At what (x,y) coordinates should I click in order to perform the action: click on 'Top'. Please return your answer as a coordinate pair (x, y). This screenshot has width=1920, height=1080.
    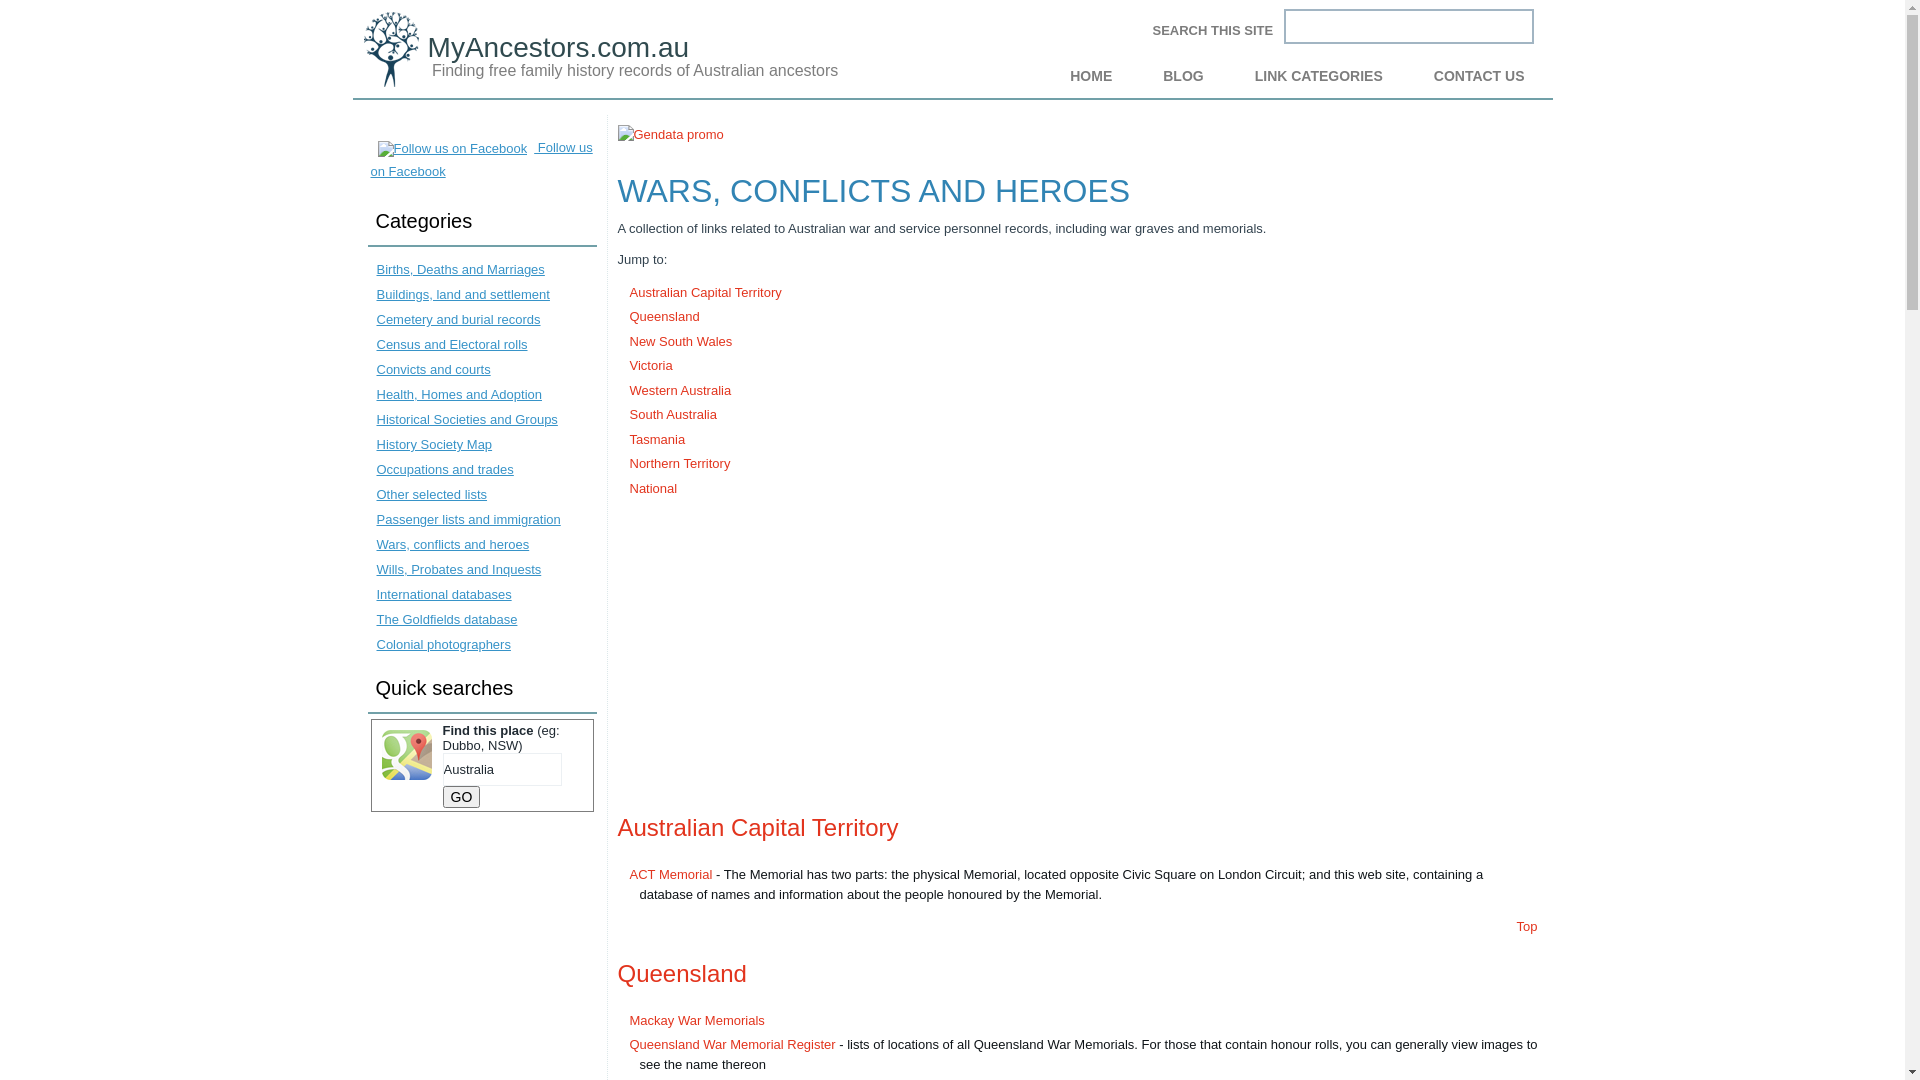
    Looking at the image, I should click on (1526, 926).